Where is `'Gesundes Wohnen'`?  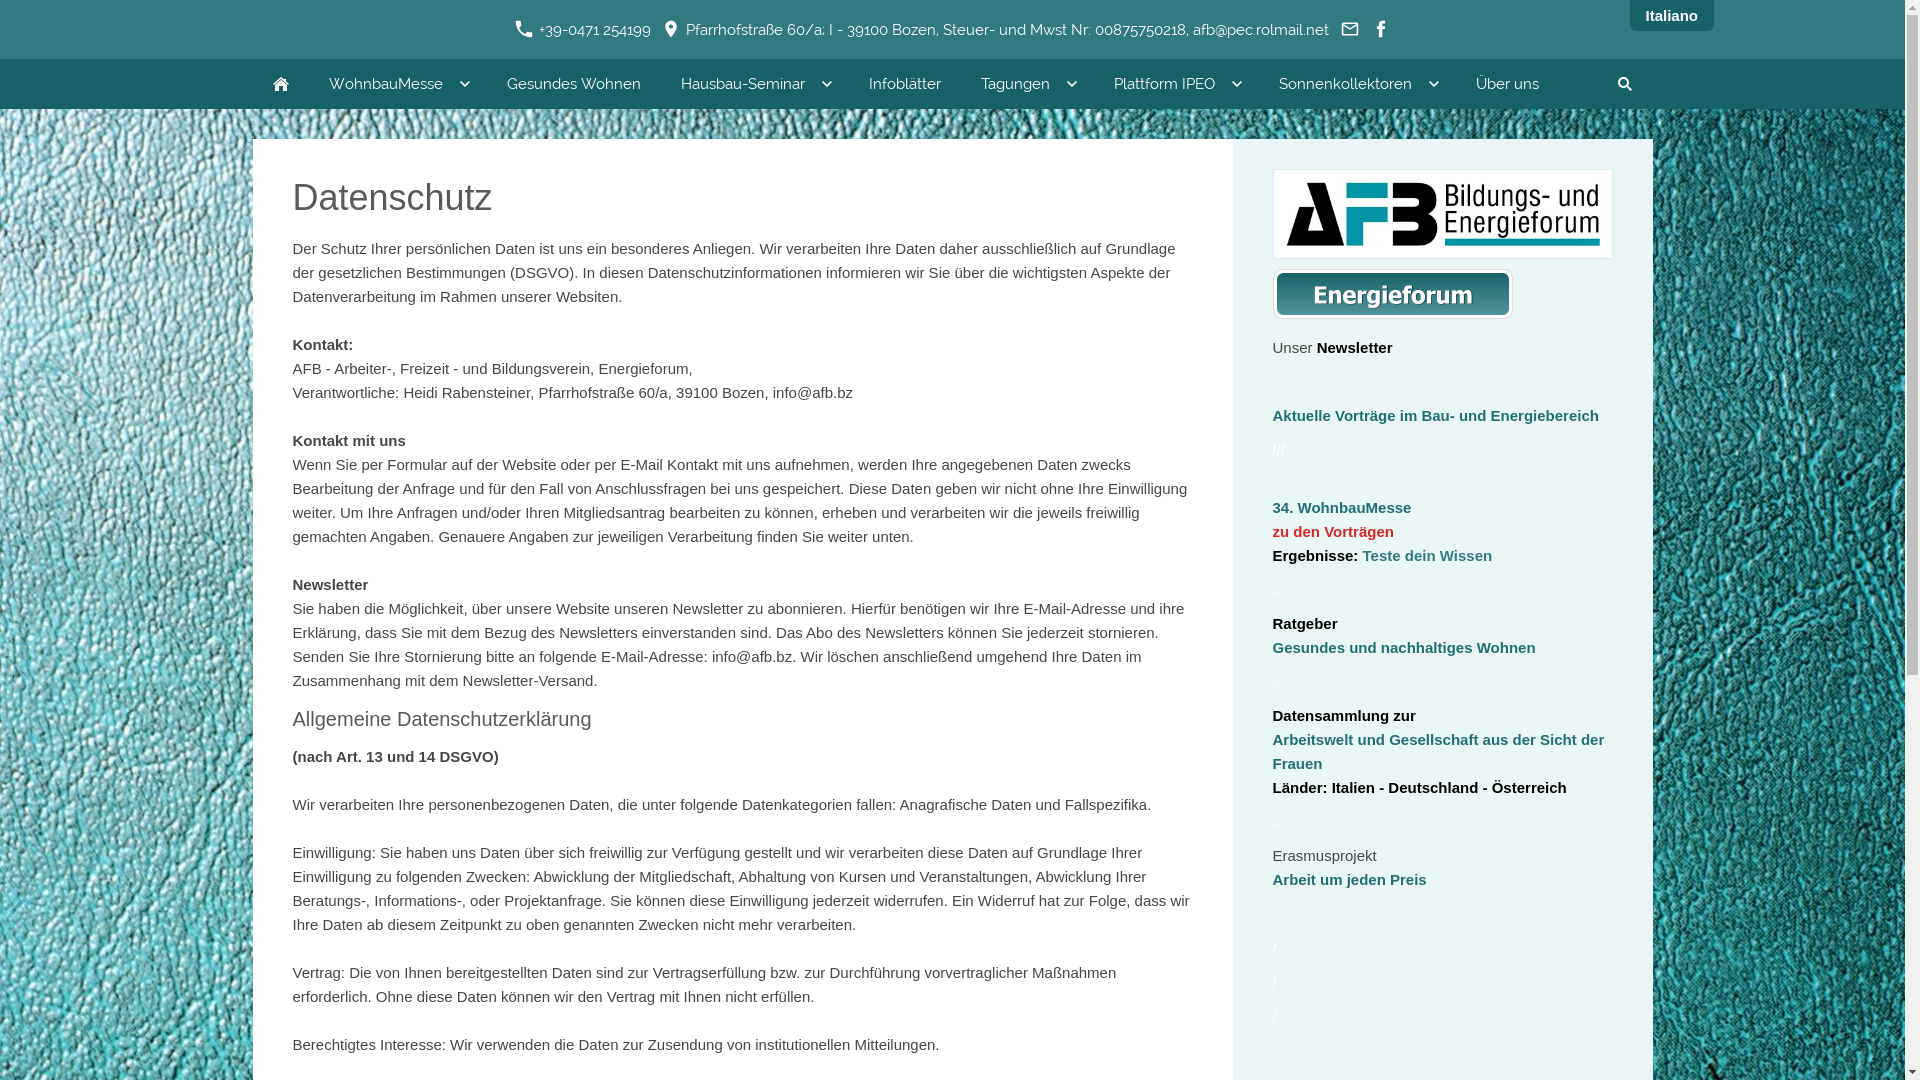 'Gesundes Wohnen' is located at coordinates (571, 83).